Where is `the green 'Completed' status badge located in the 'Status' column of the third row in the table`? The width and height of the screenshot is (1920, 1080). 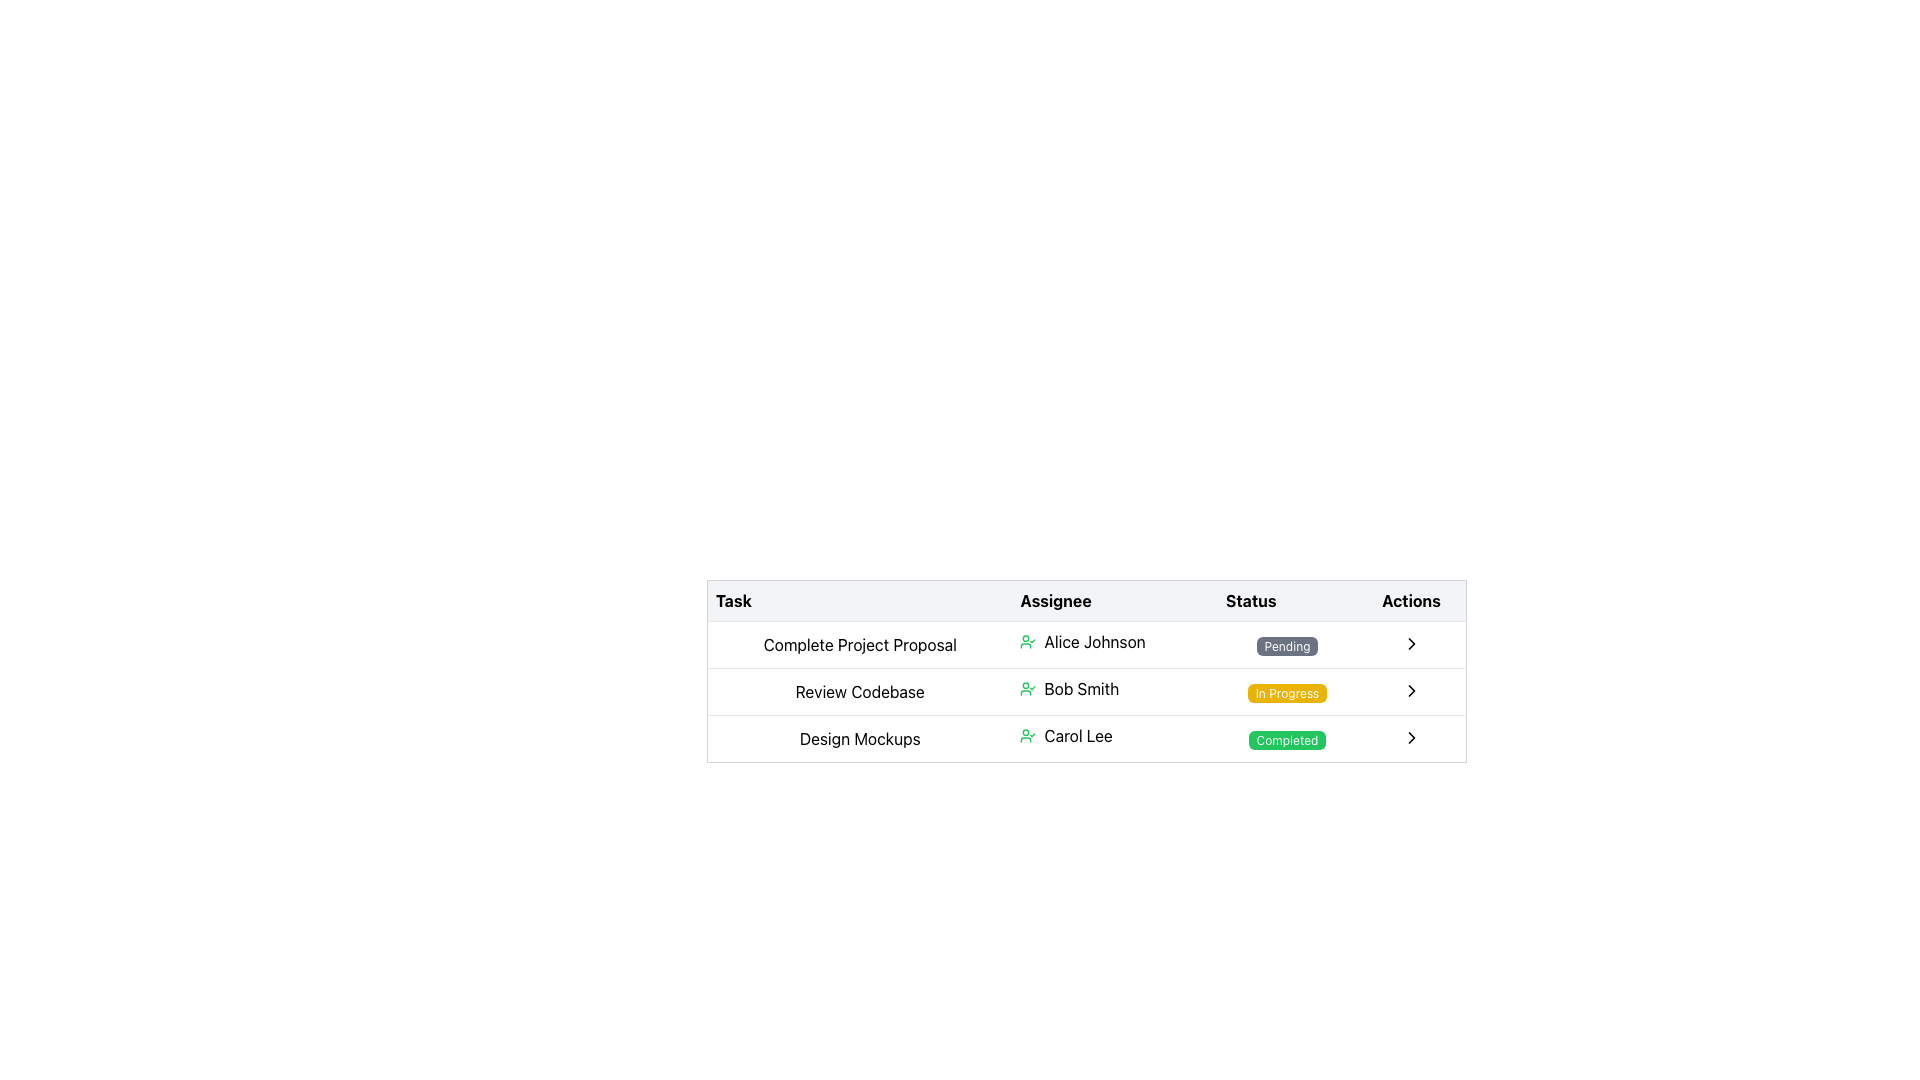
the green 'Completed' status badge located in the 'Status' column of the third row in the table is located at coordinates (1287, 740).